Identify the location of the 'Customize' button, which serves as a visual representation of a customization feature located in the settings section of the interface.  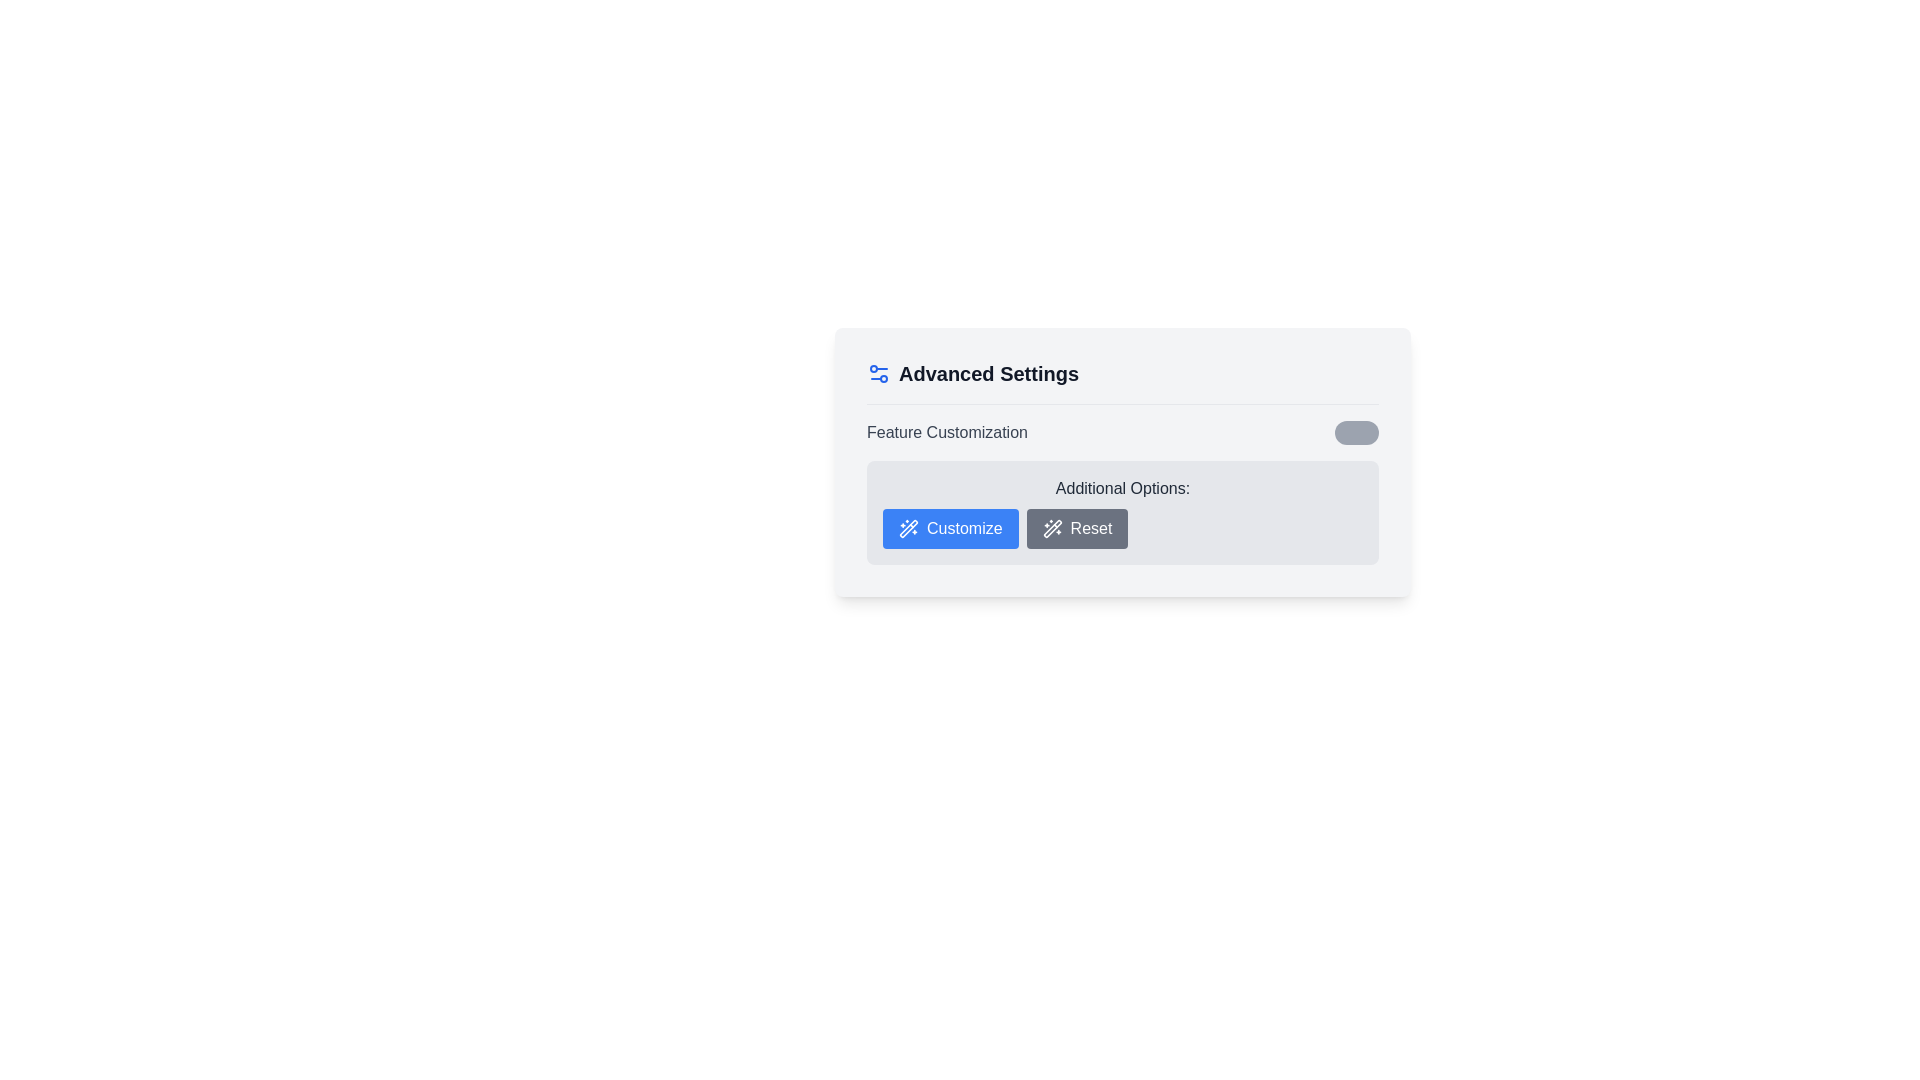
(907, 527).